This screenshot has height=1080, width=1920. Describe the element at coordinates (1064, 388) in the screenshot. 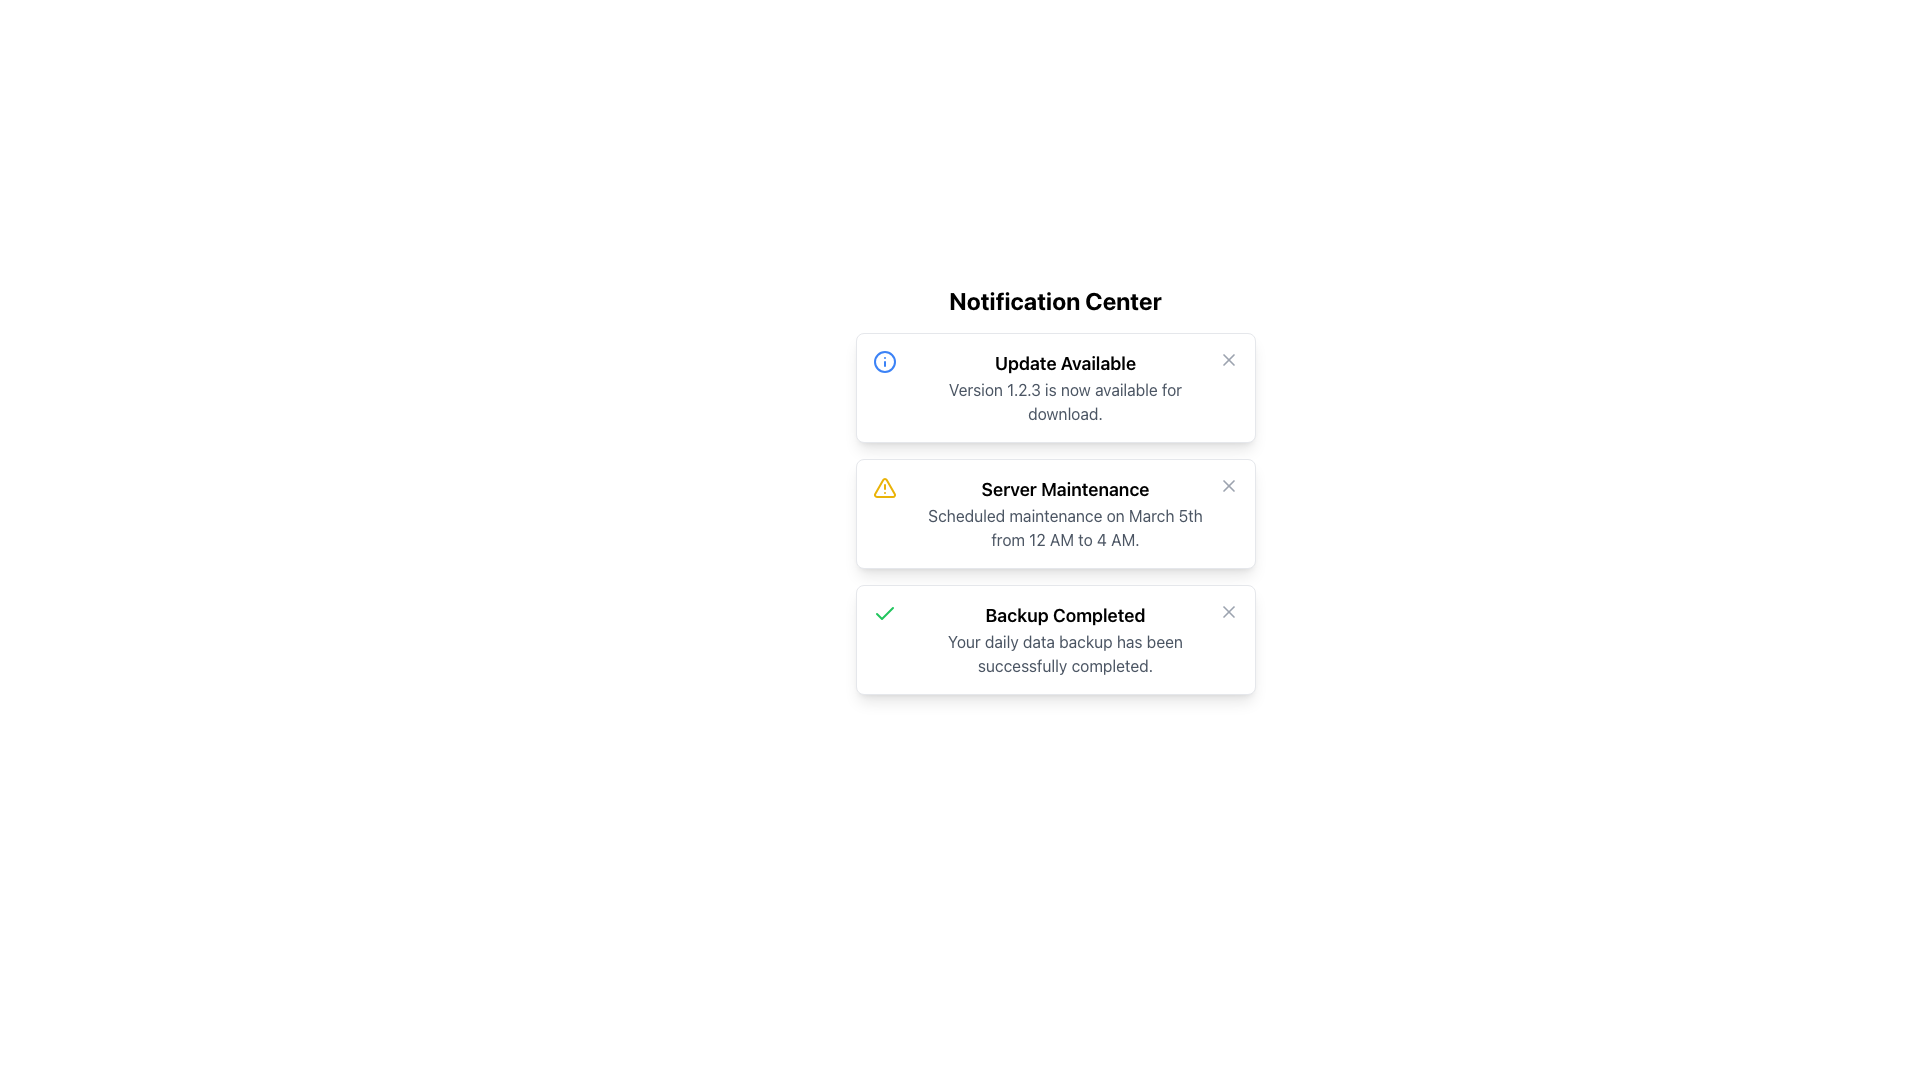

I see `notification message 'Update Available' and 'Version 1.2.3 is now available for download.' displayed in the text label component of the top notification card` at that location.